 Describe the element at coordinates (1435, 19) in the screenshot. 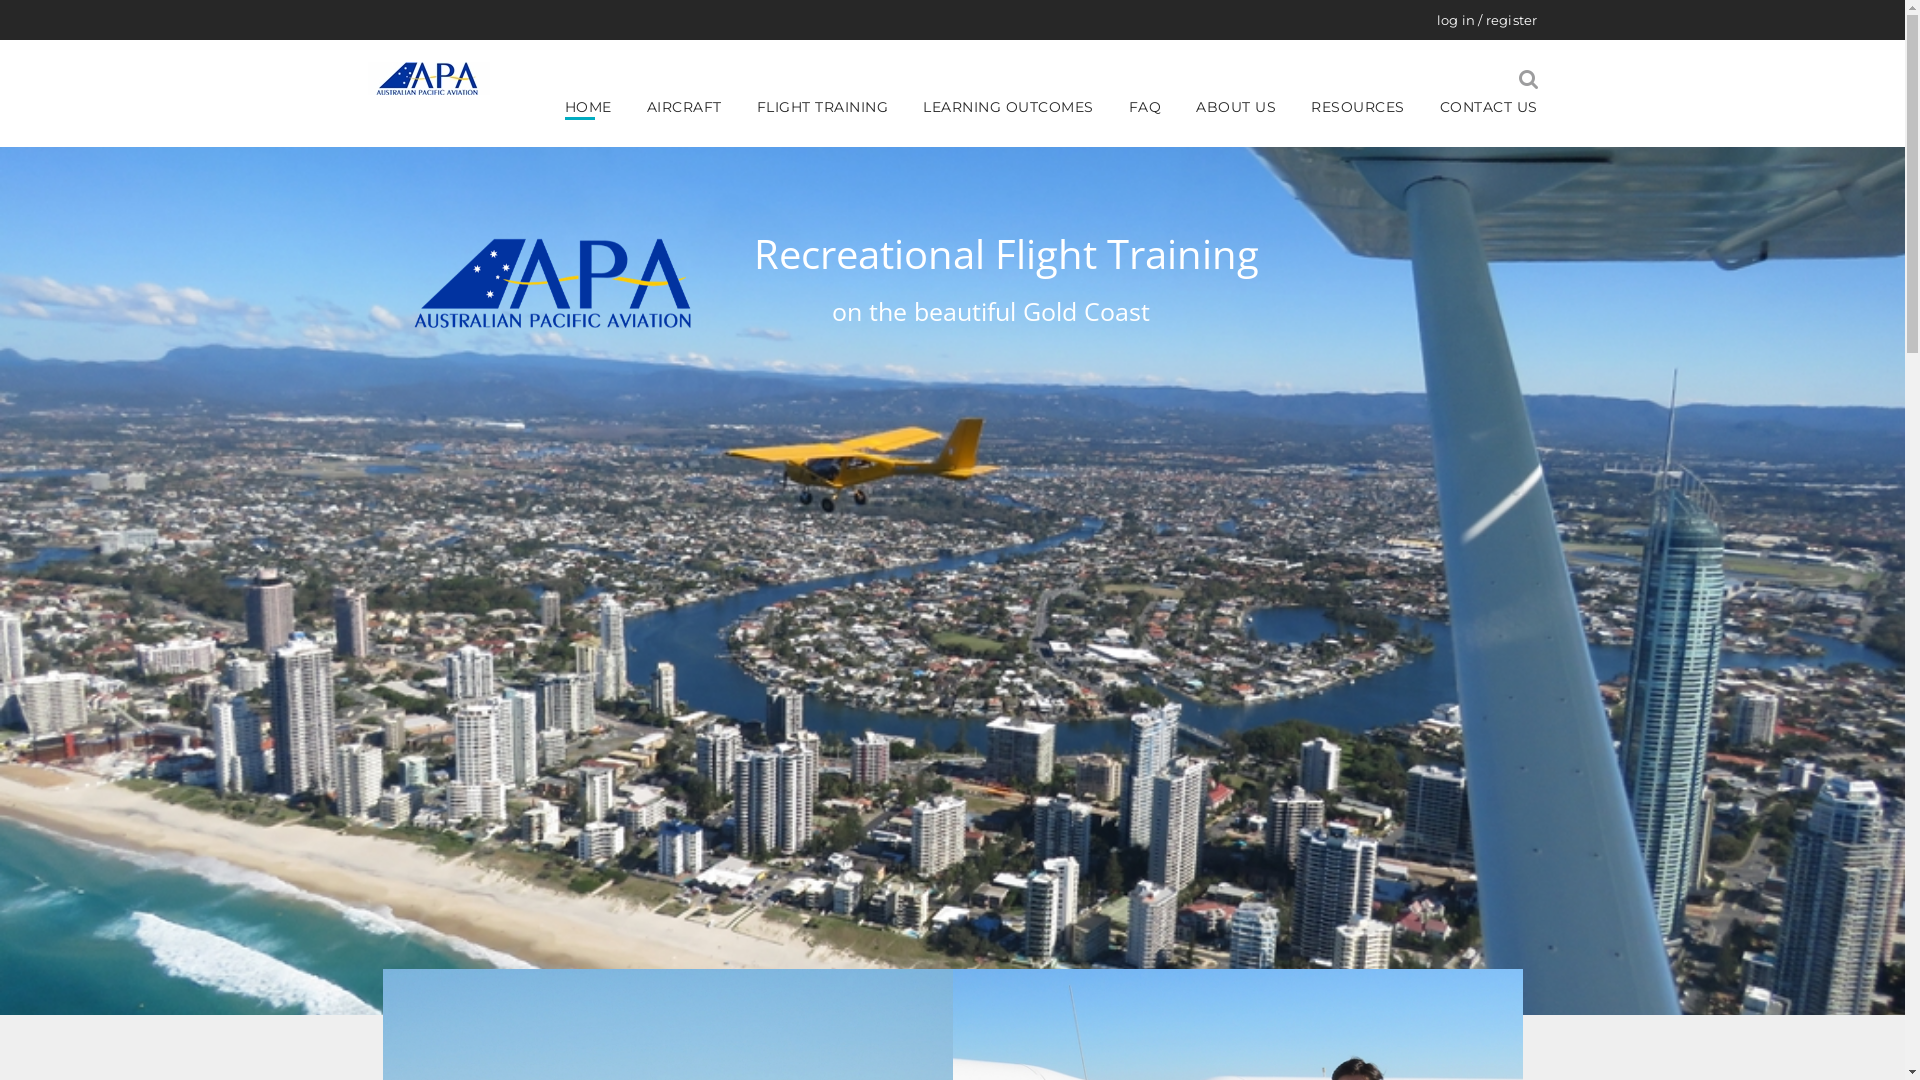

I see `'log in / register'` at that location.